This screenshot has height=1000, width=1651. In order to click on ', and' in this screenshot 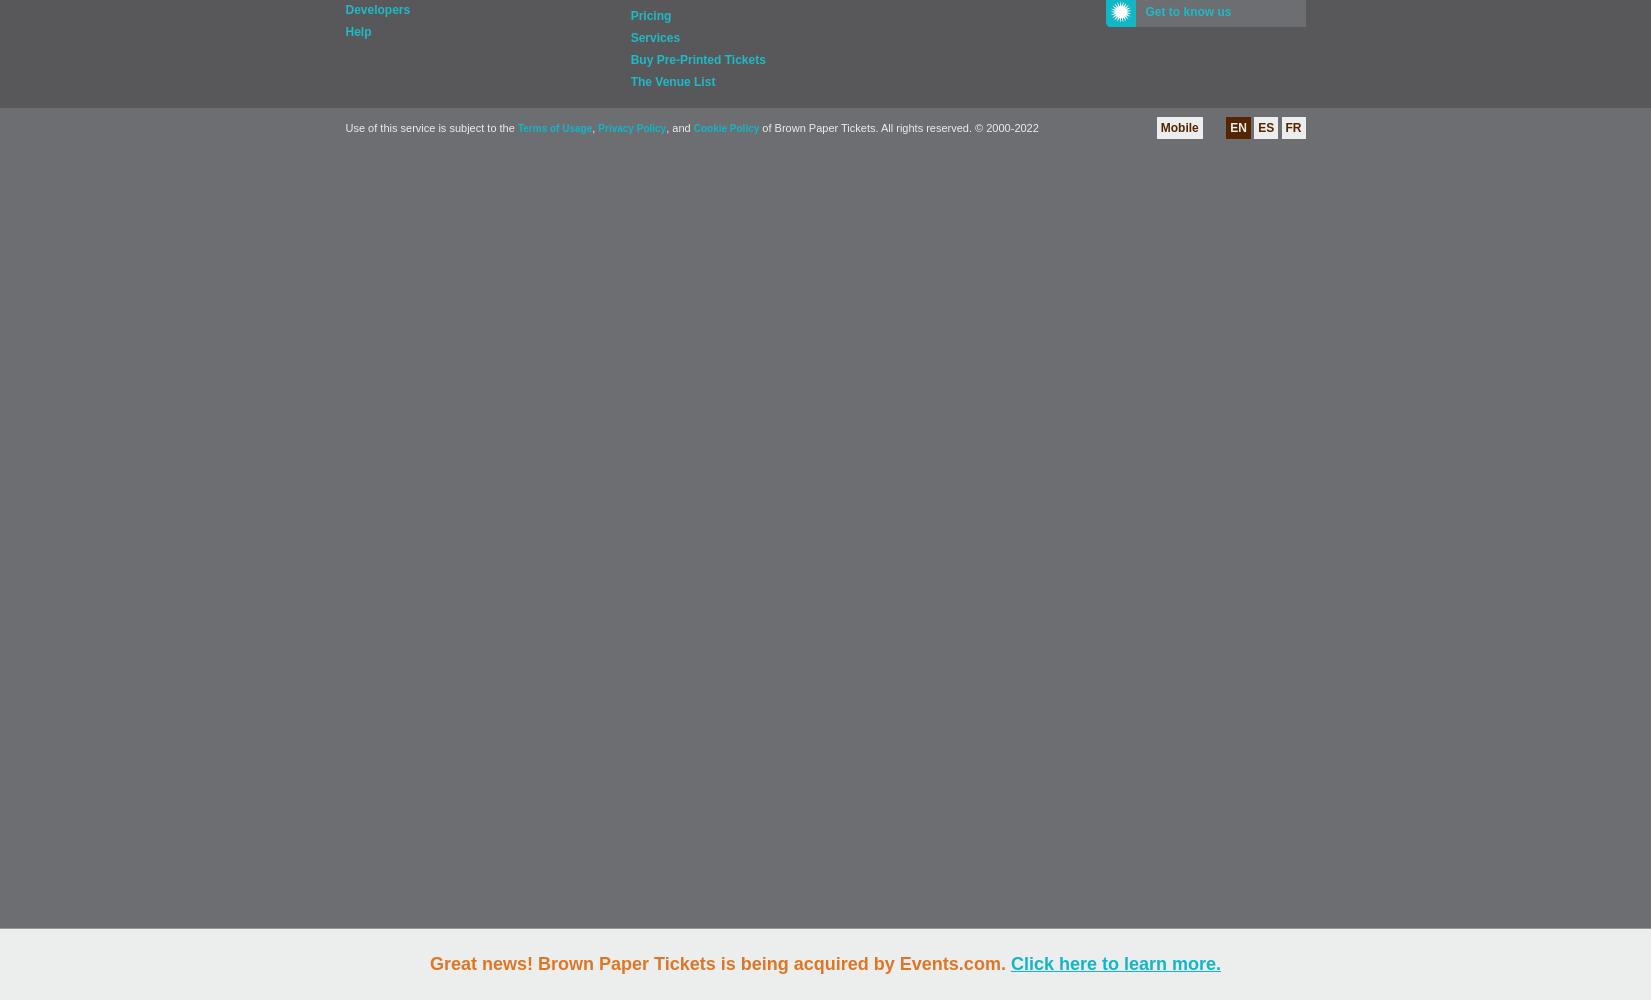, I will do `click(679, 128)`.